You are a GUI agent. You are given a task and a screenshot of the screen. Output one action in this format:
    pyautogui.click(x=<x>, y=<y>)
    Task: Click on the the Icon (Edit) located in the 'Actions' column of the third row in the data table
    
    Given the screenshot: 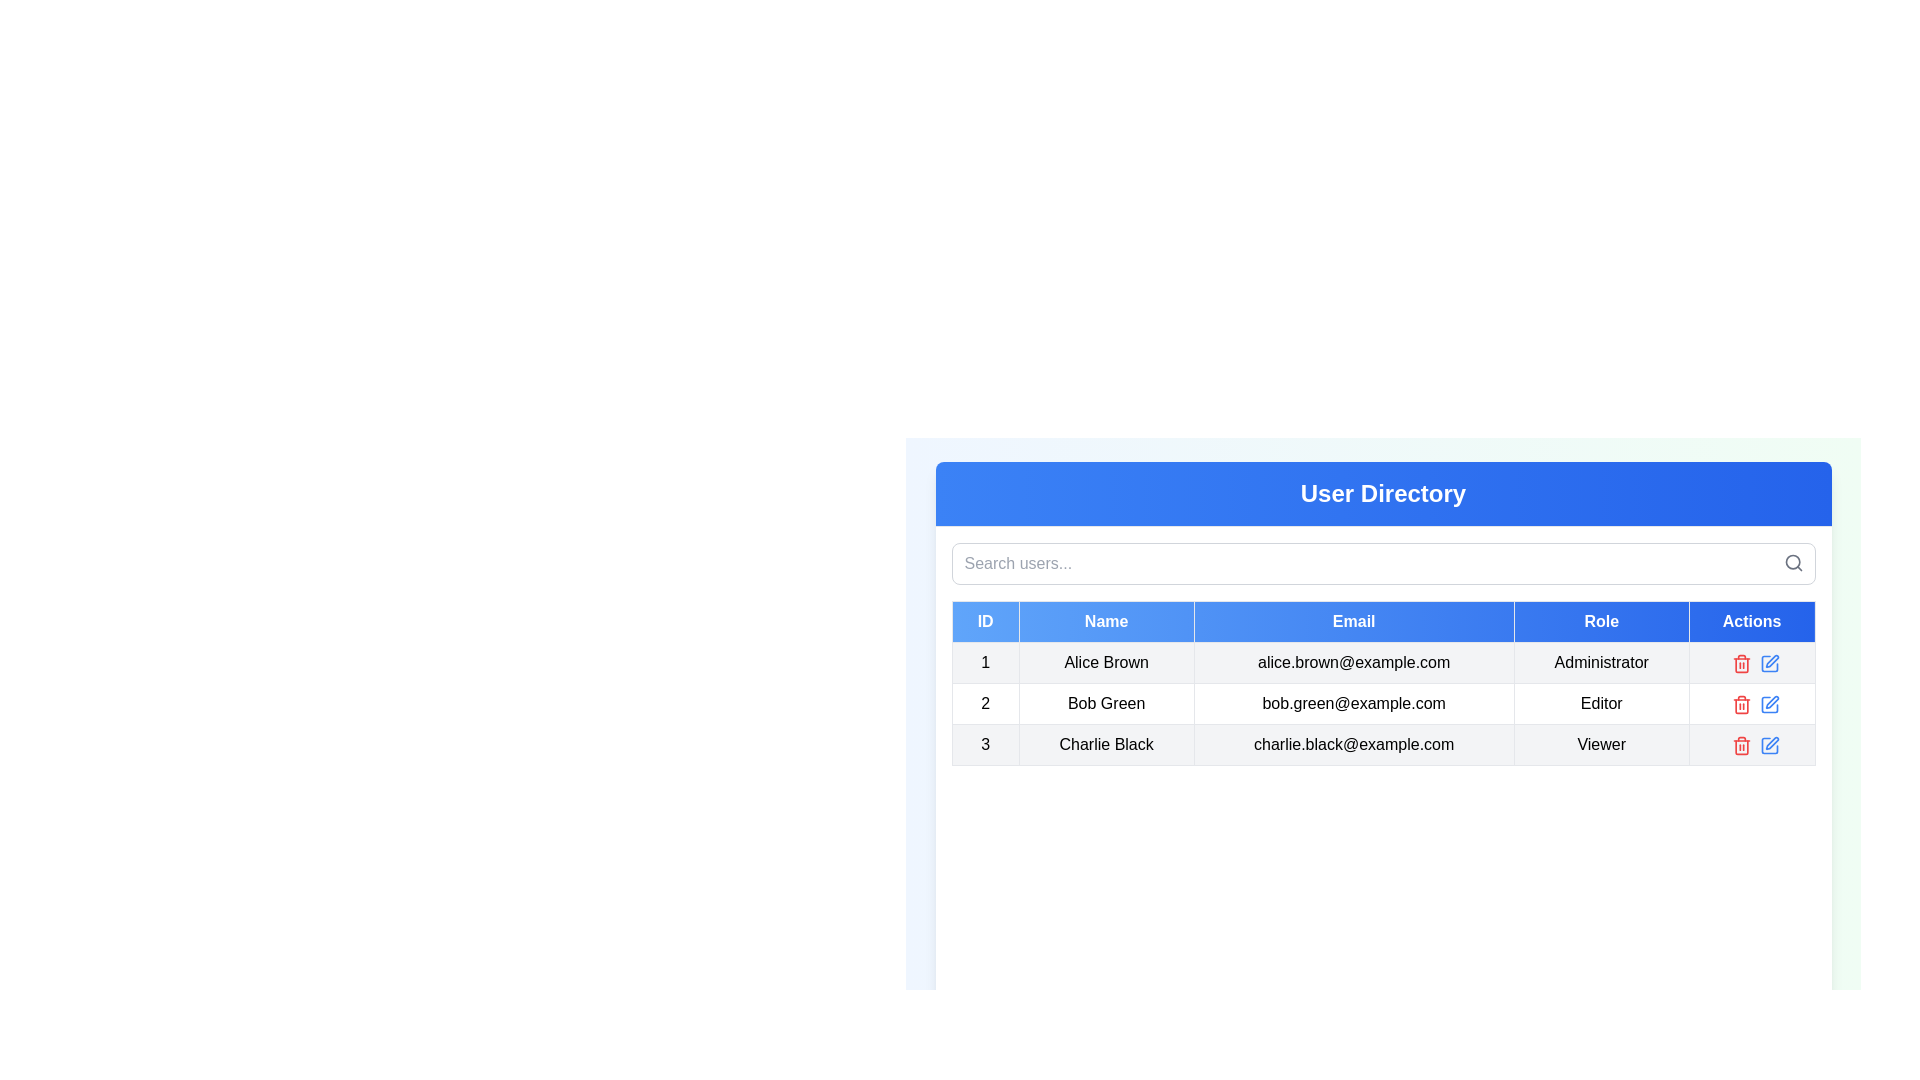 What is the action you would take?
    pyautogui.click(x=1770, y=663)
    